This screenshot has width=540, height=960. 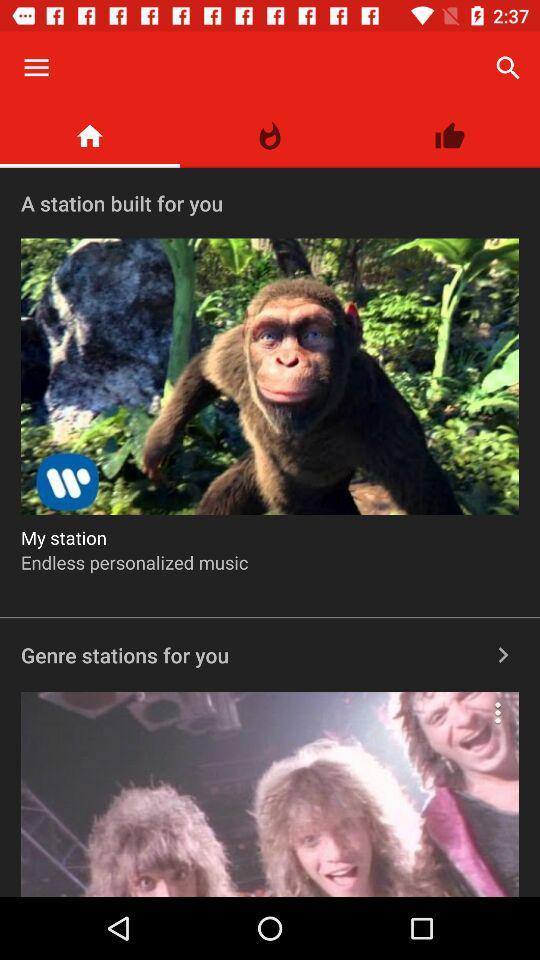 What do you see at coordinates (89, 135) in the screenshot?
I see `the item above a station built item` at bounding box center [89, 135].